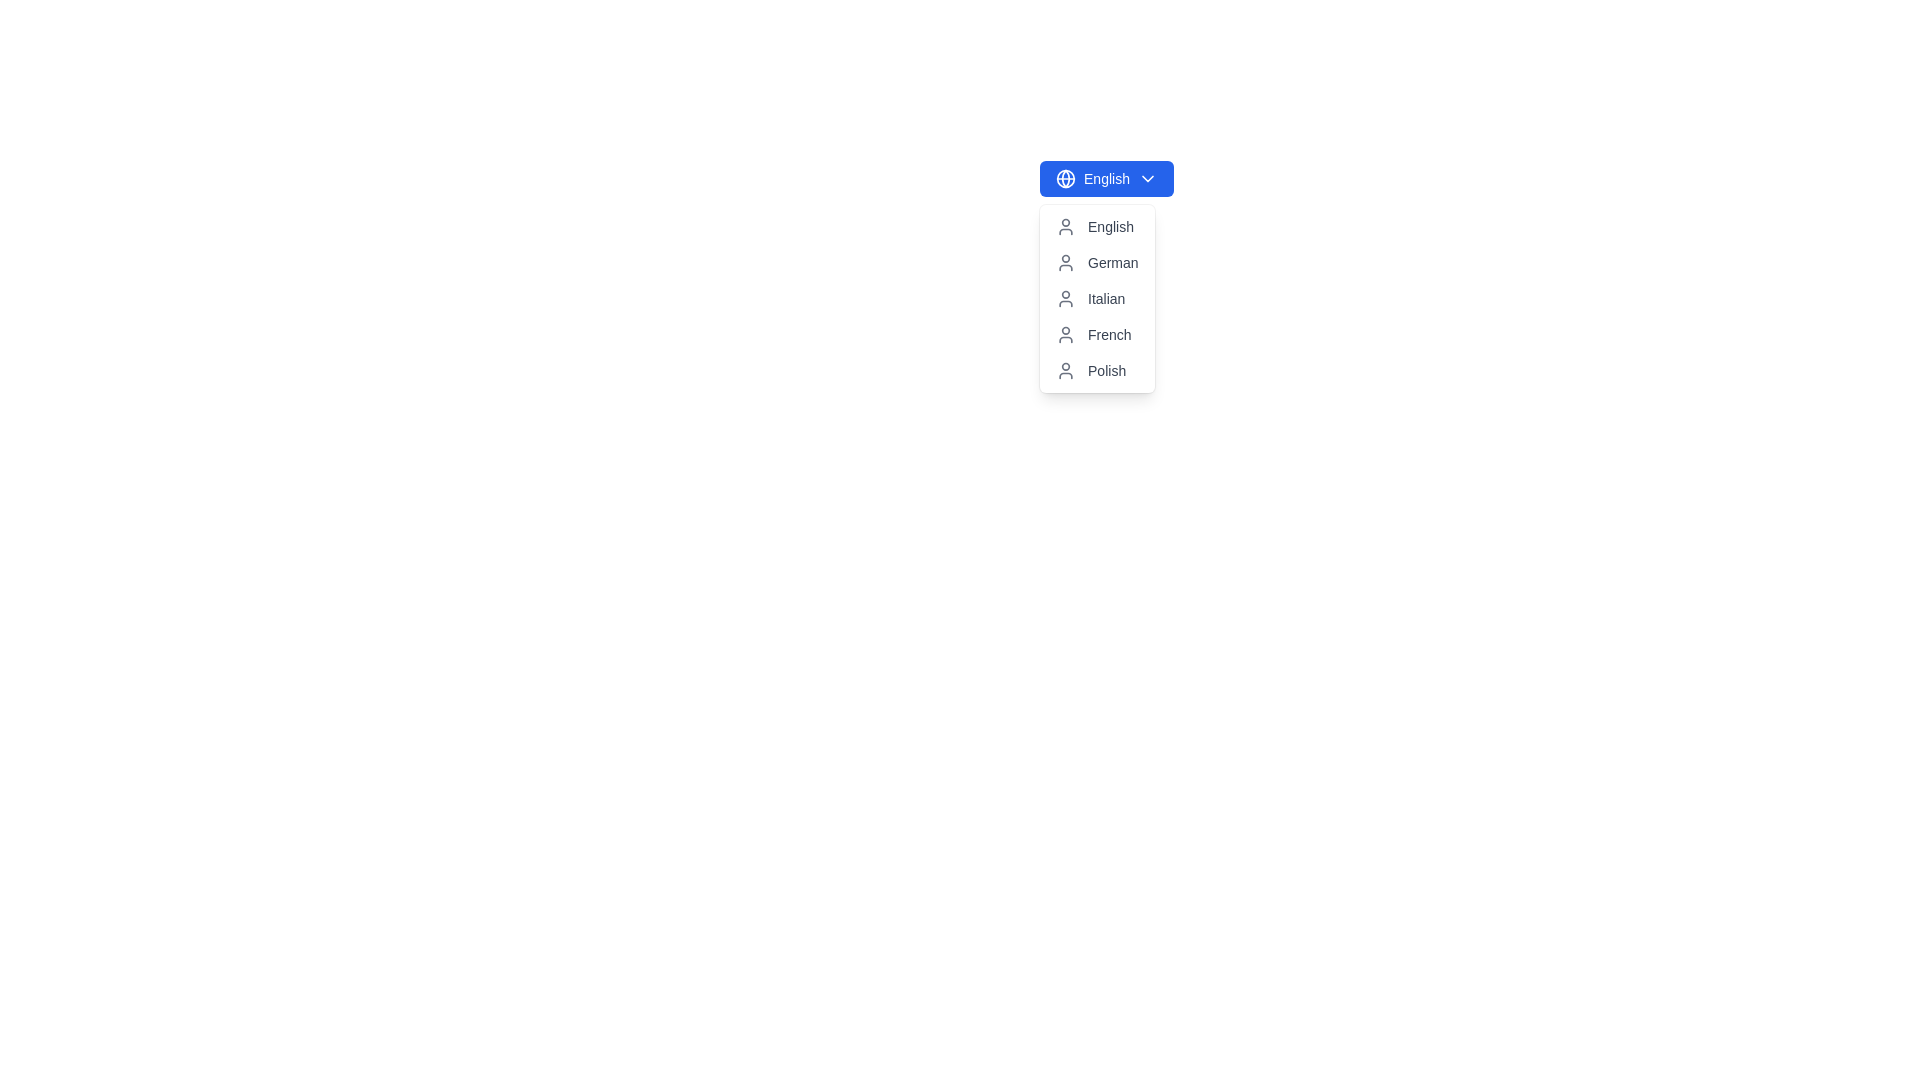 The height and width of the screenshot is (1080, 1920). What do you see at coordinates (1096, 370) in the screenshot?
I see `the list item labeled 'Polish' with a user avatar icon` at bounding box center [1096, 370].